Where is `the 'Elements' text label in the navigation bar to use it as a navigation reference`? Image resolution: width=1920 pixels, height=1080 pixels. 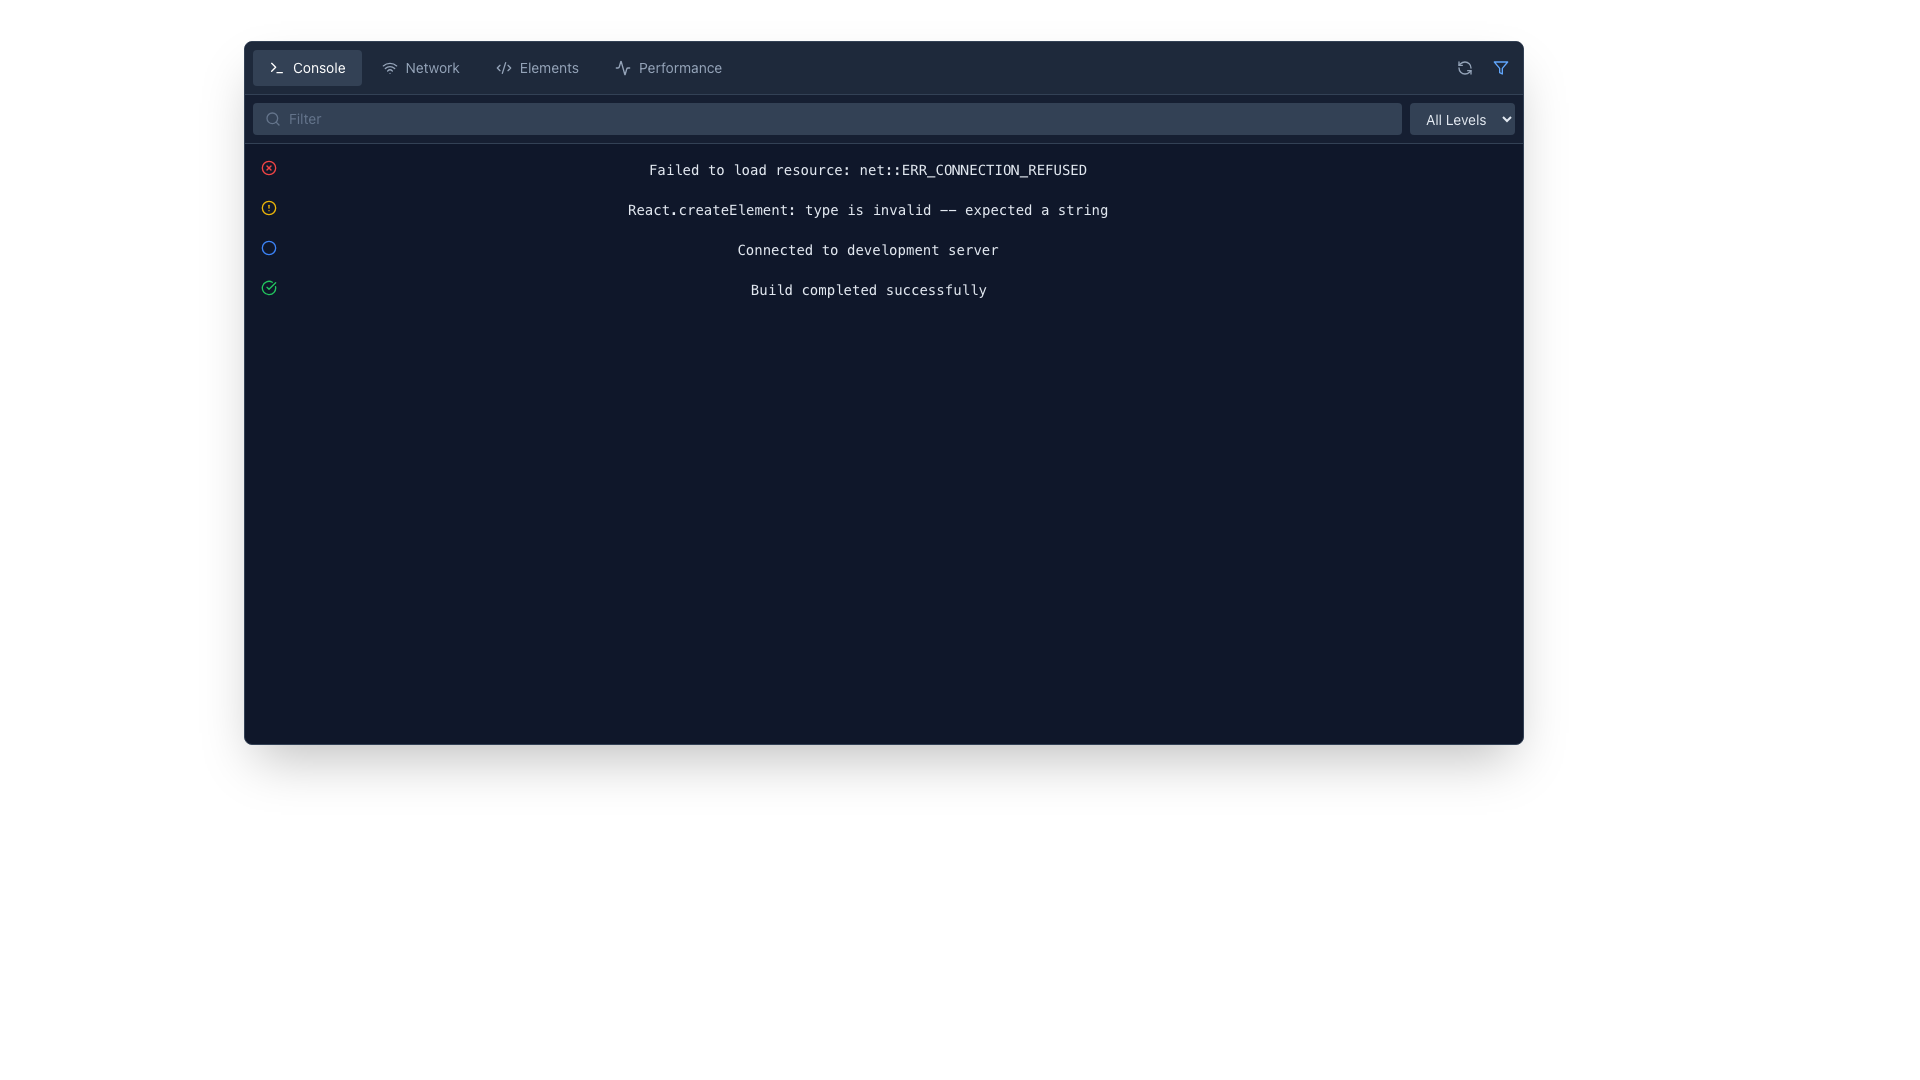 the 'Elements' text label in the navigation bar to use it as a navigation reference is located at coordinates (549, 67).